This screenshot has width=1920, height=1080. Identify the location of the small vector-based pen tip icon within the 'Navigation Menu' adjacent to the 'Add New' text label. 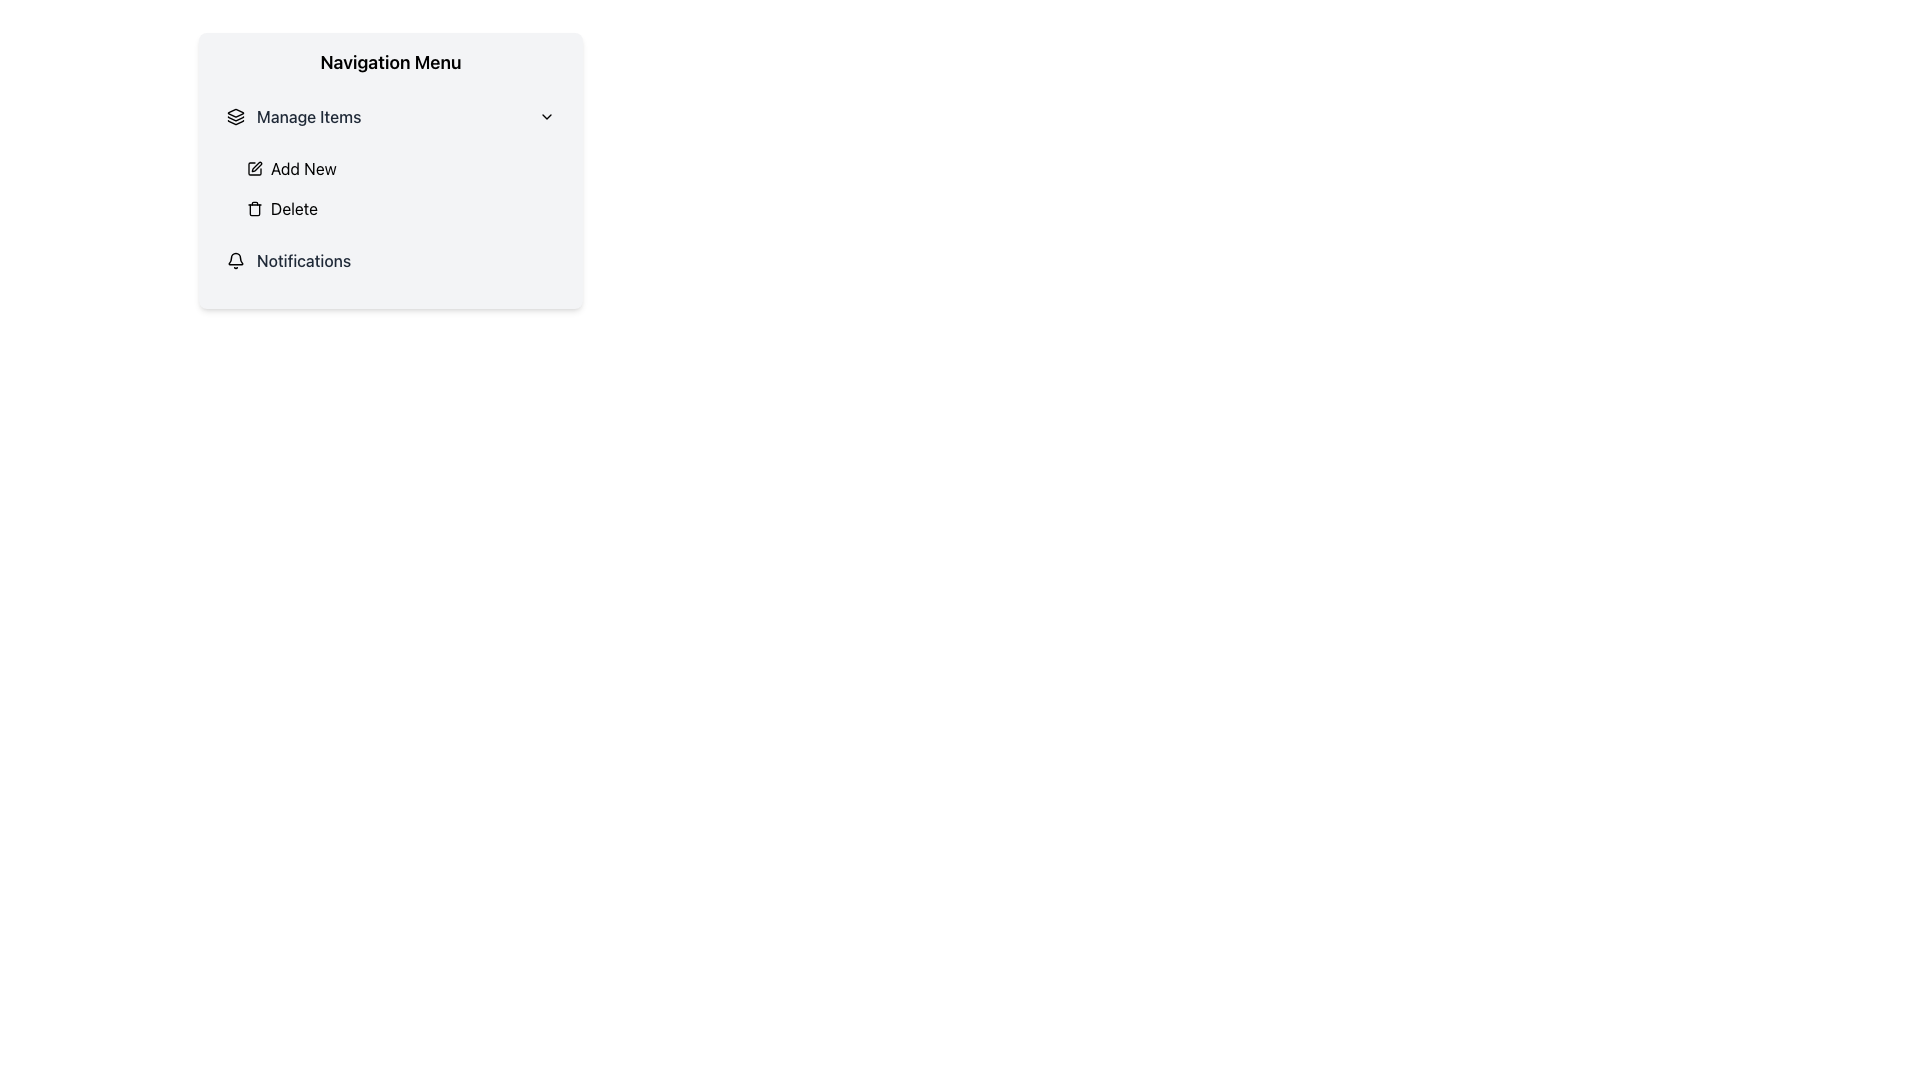
(256, 165).